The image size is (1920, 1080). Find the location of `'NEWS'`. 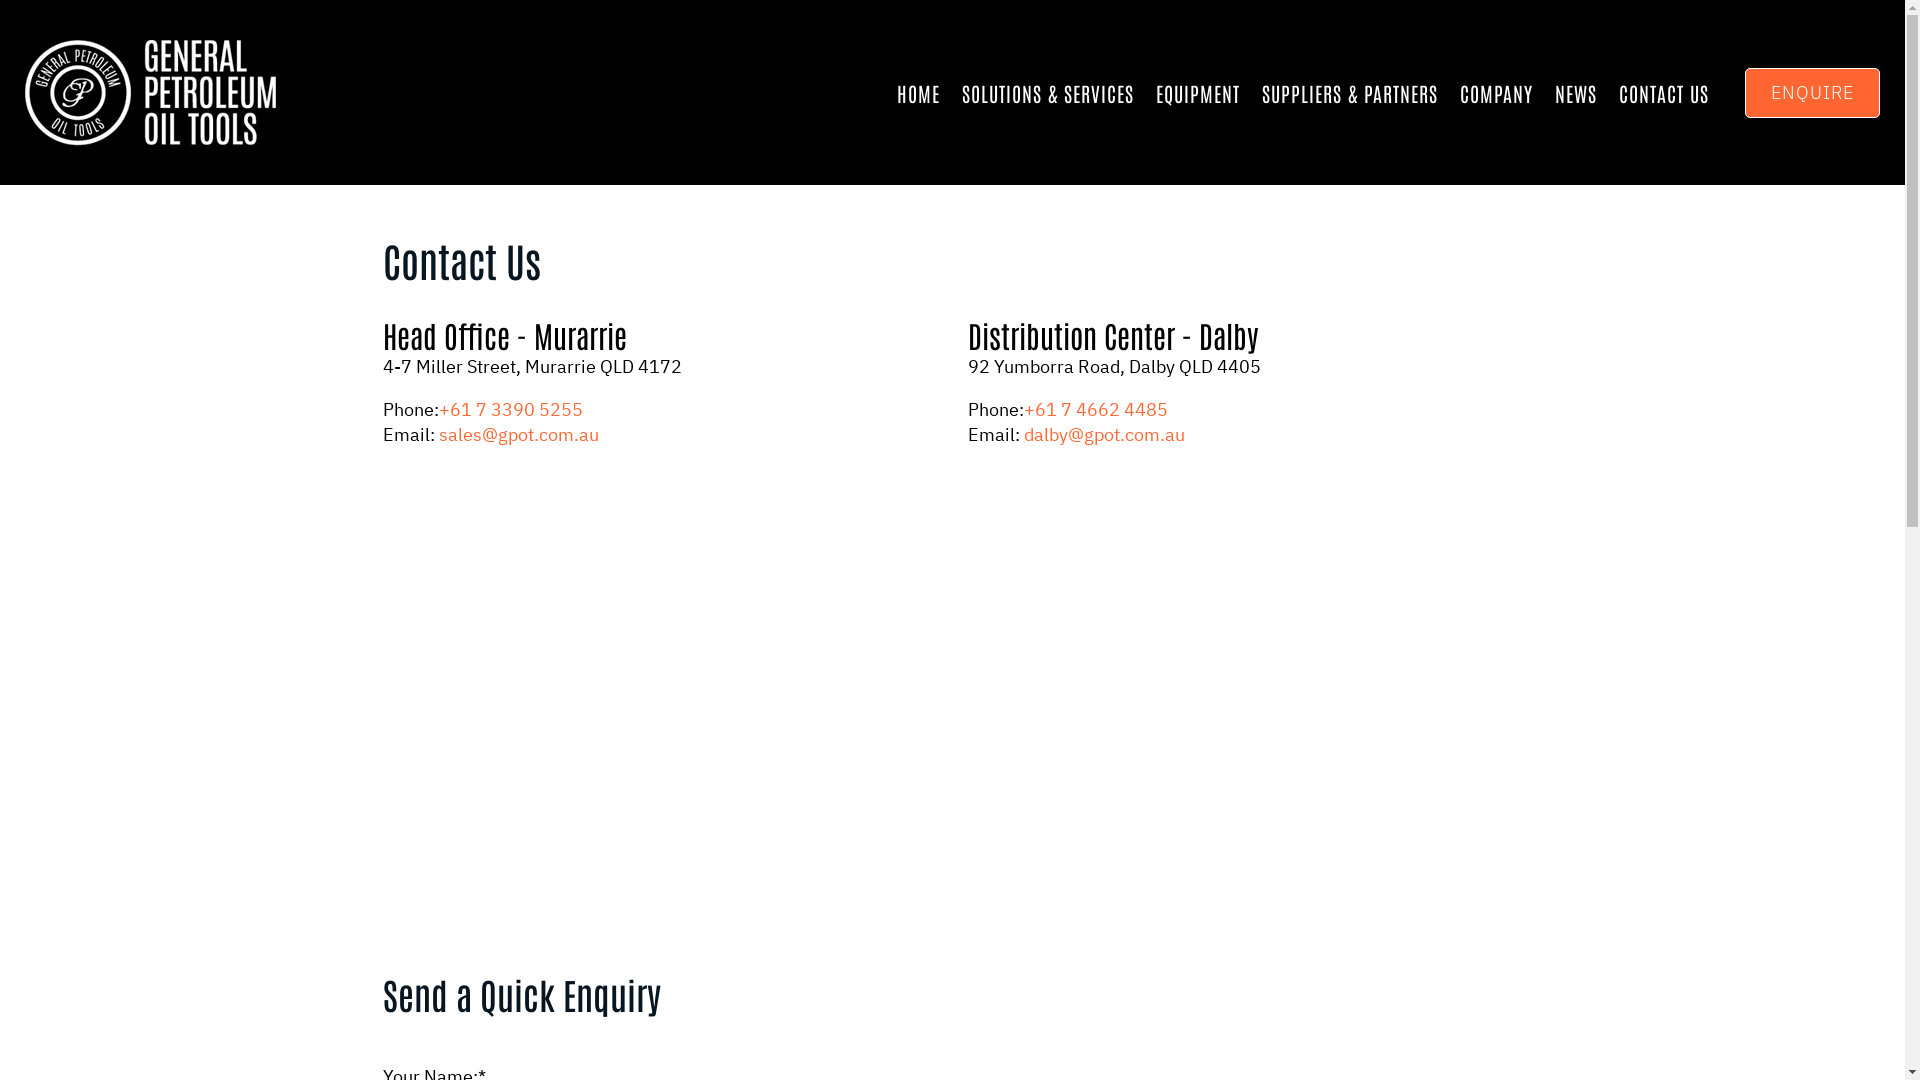

'NEWS' is located at coordinates (1574, 92).